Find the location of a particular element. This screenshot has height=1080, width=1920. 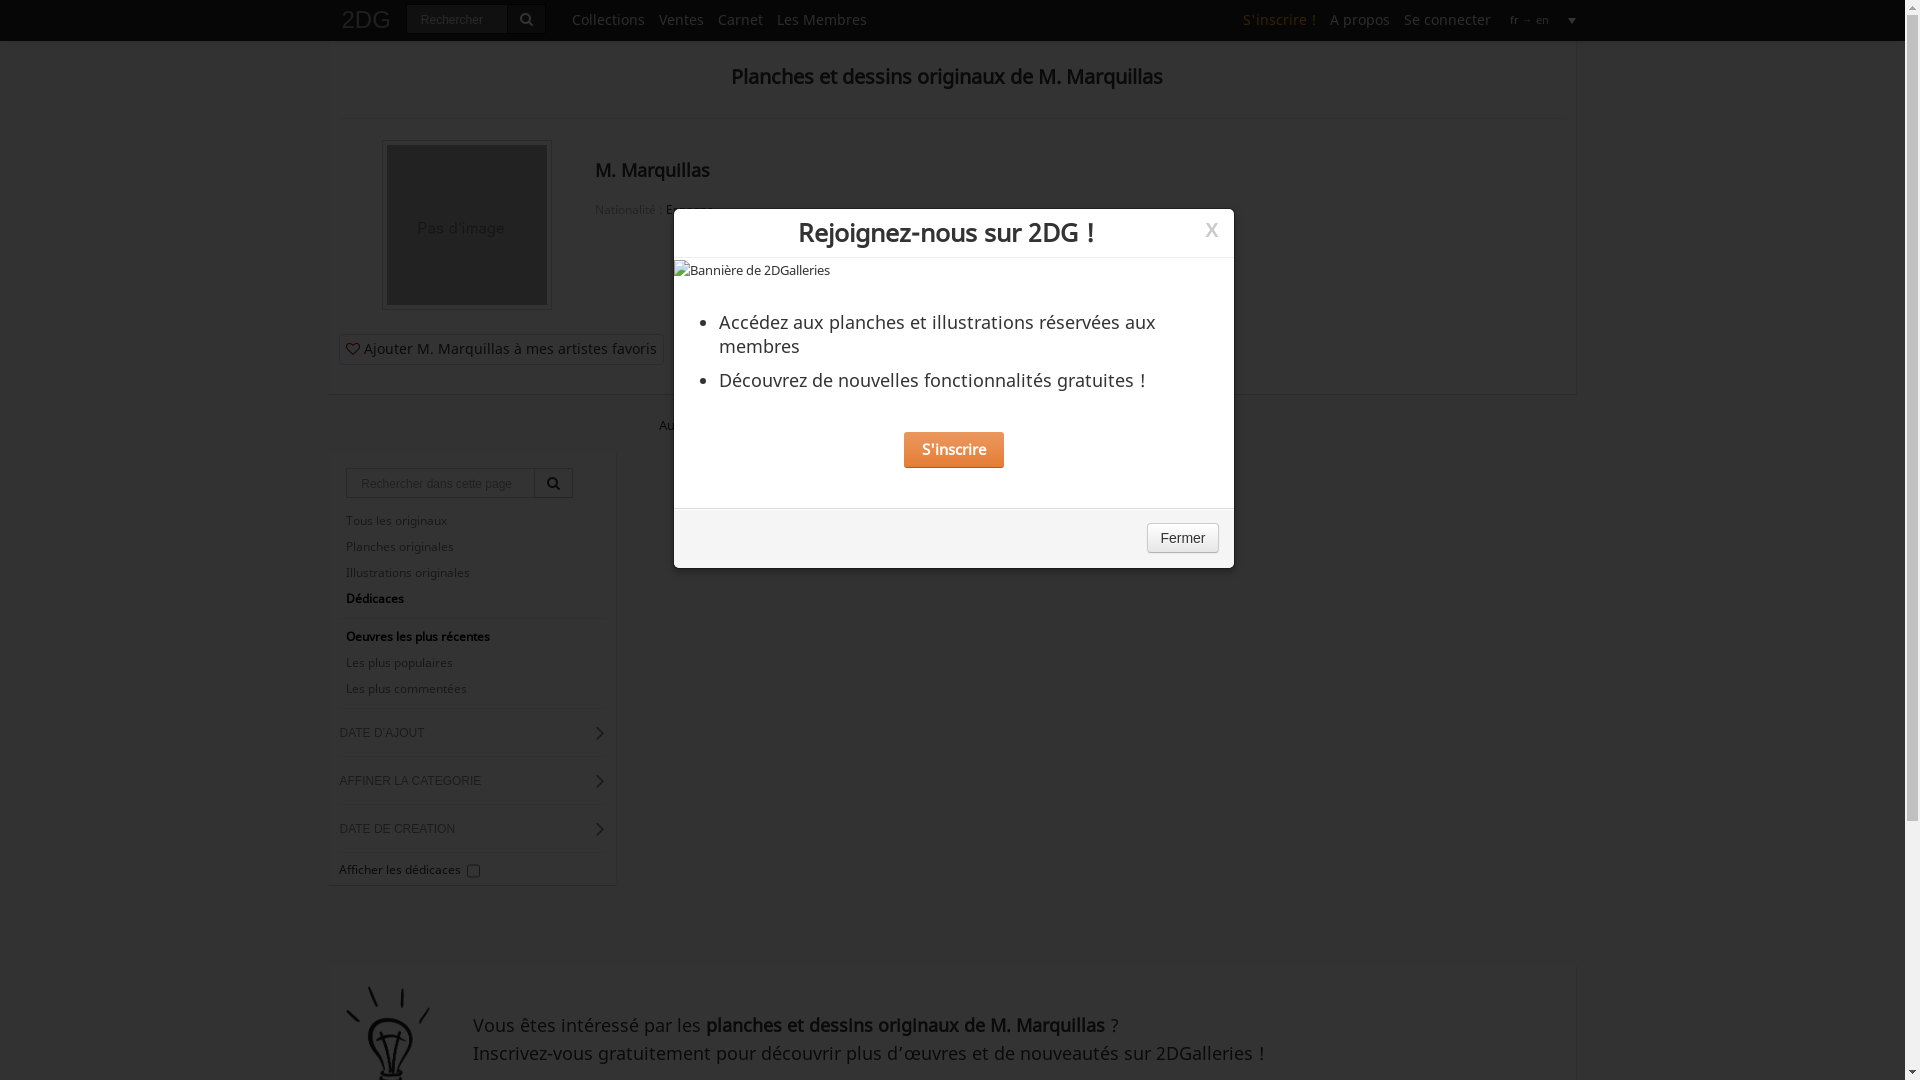

'S'inscrire' is located at coordinates (953, 450).